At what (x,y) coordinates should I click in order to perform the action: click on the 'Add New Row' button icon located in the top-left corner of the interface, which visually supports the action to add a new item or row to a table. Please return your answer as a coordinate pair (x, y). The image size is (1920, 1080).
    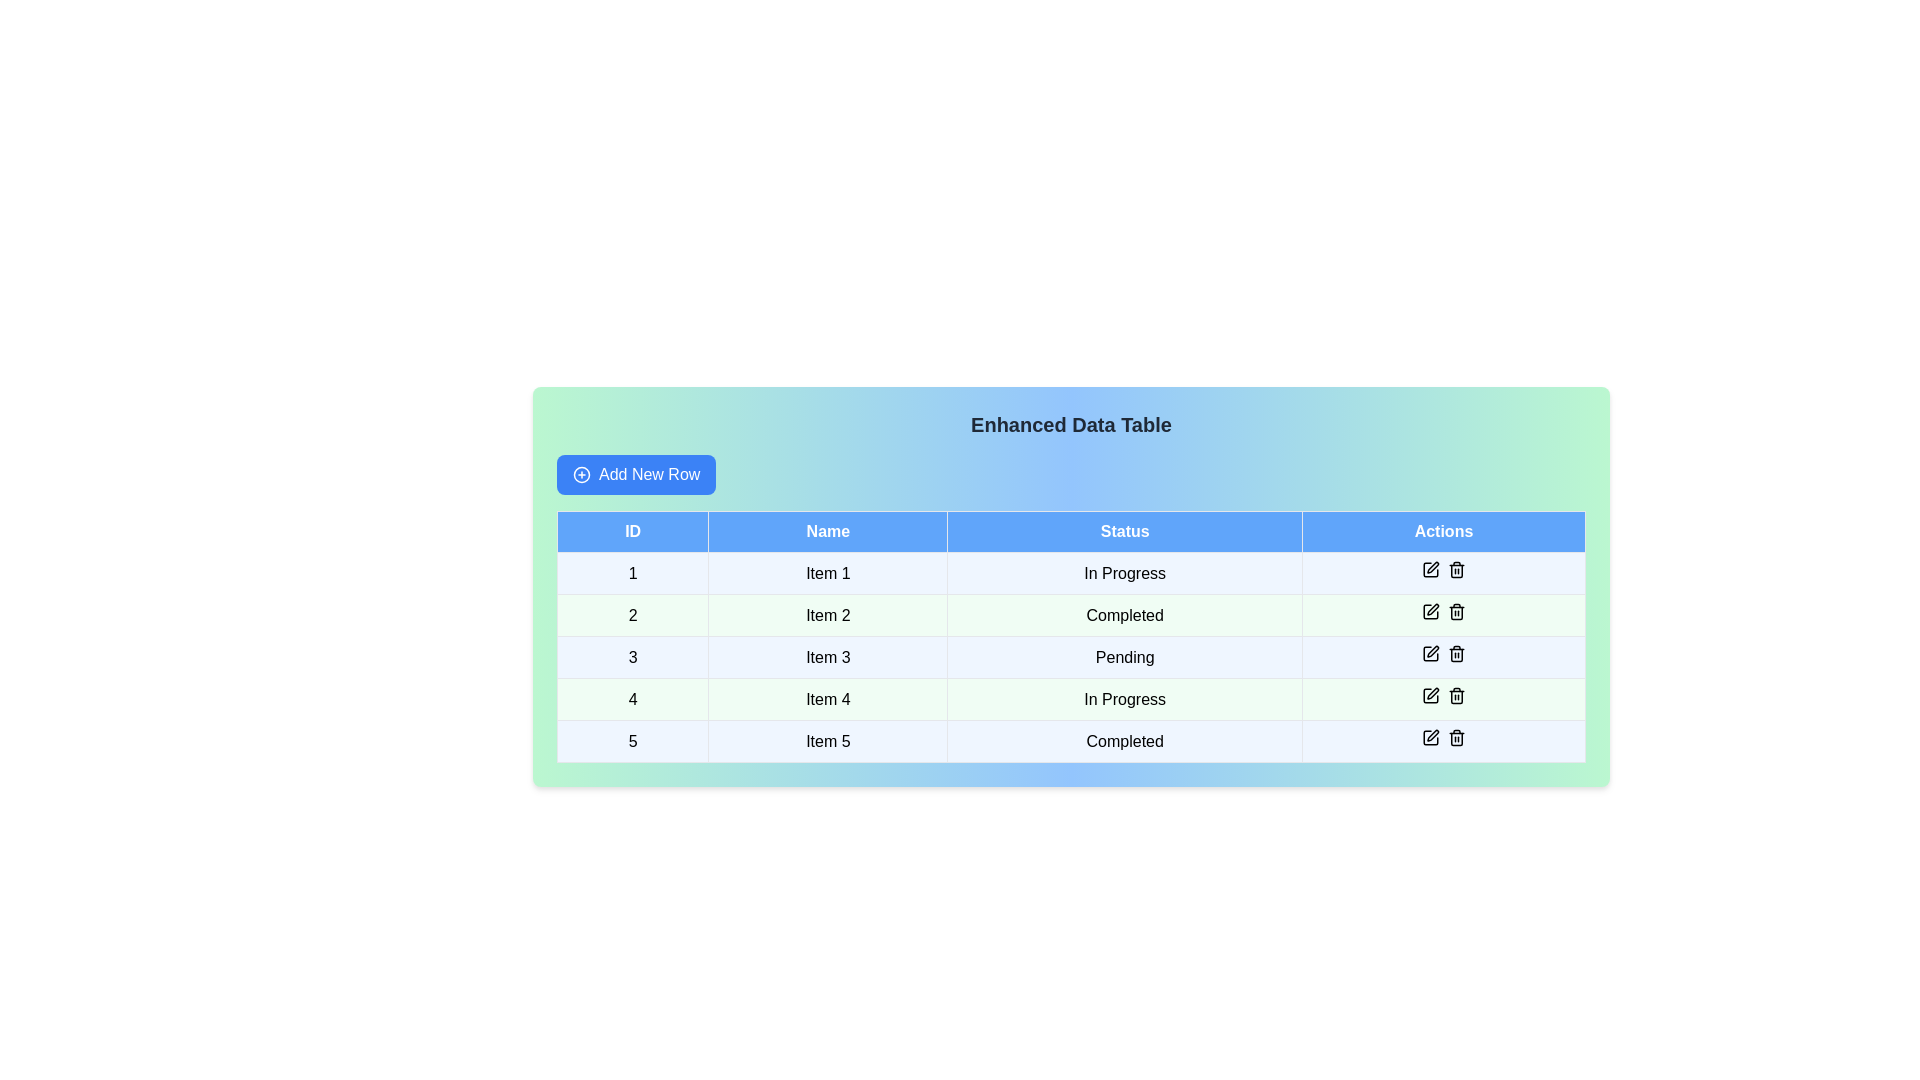
    Looking at the image, I should click on (580, 474).